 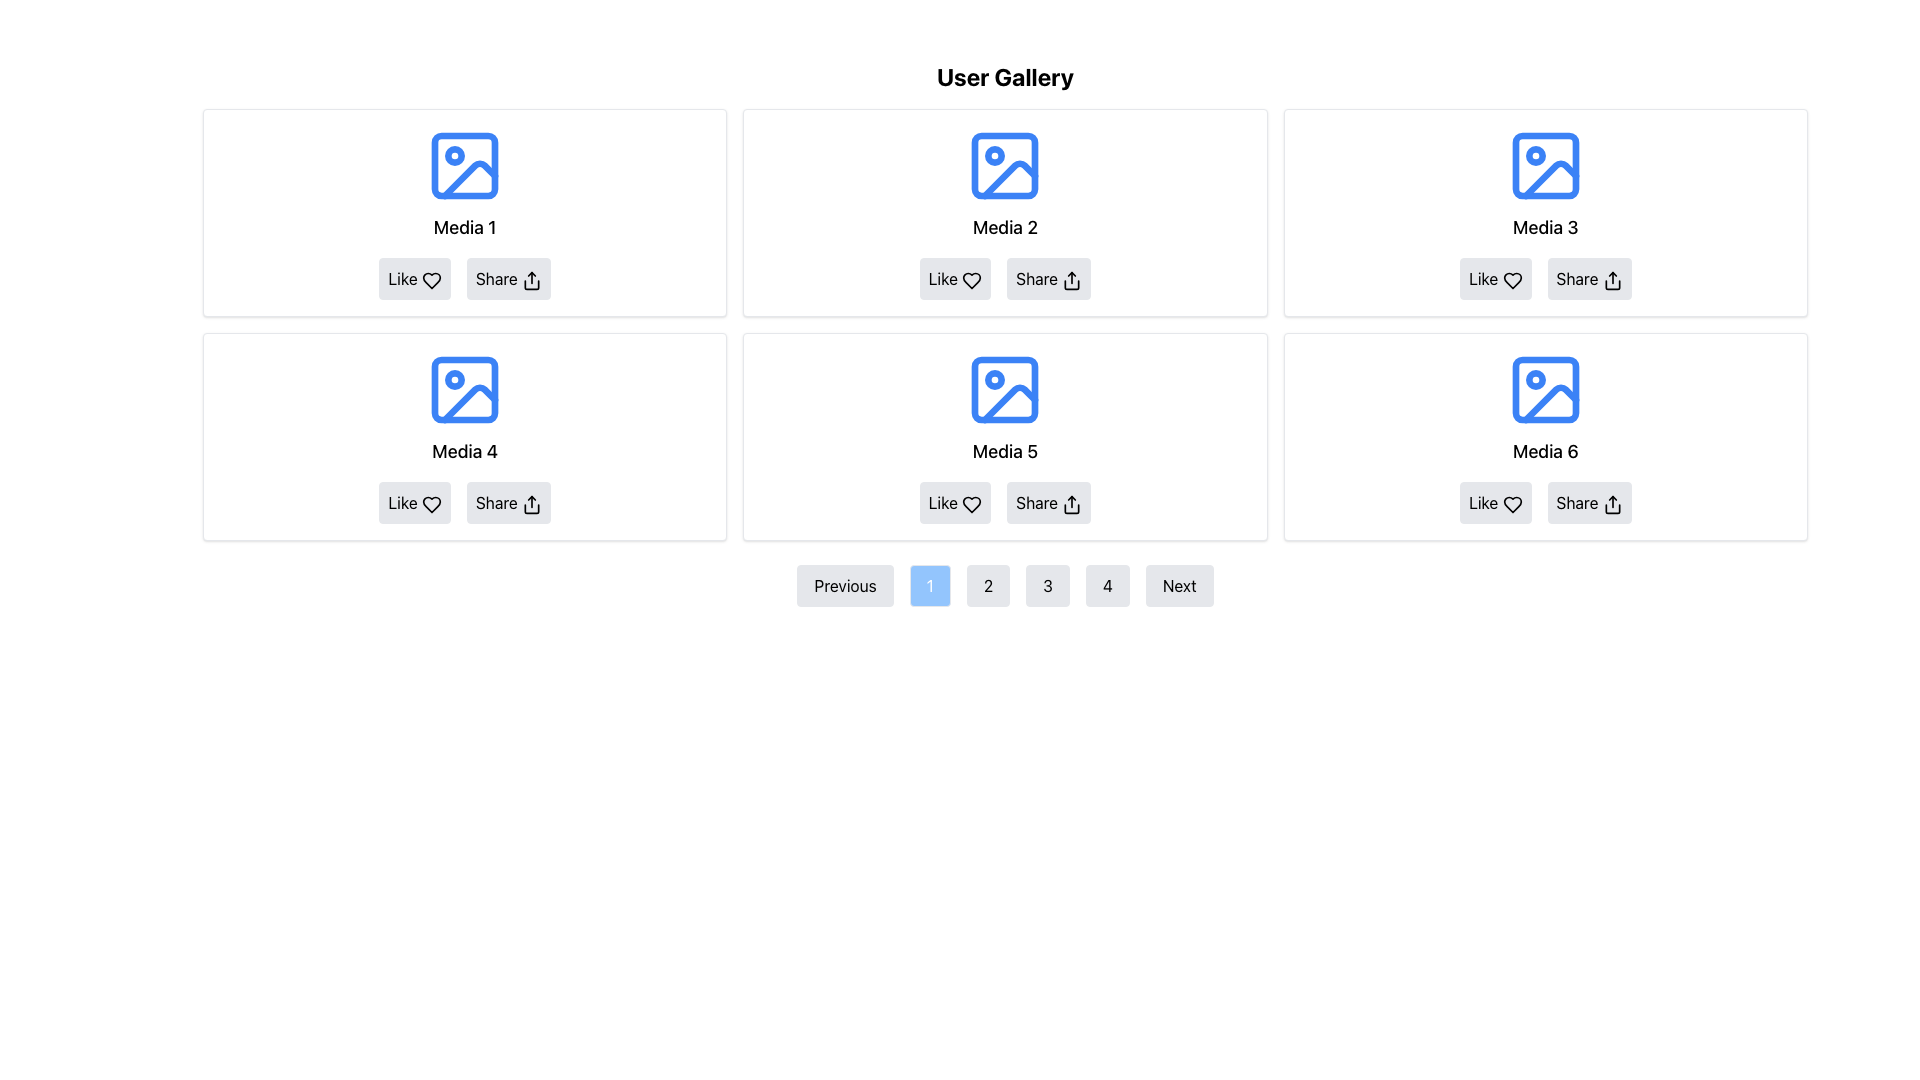 What do you see at coordinates (1179, 585) in the screenshot?
I see `the navigation button located at the far right of the row of controls` at bounding box center [1179, 585].